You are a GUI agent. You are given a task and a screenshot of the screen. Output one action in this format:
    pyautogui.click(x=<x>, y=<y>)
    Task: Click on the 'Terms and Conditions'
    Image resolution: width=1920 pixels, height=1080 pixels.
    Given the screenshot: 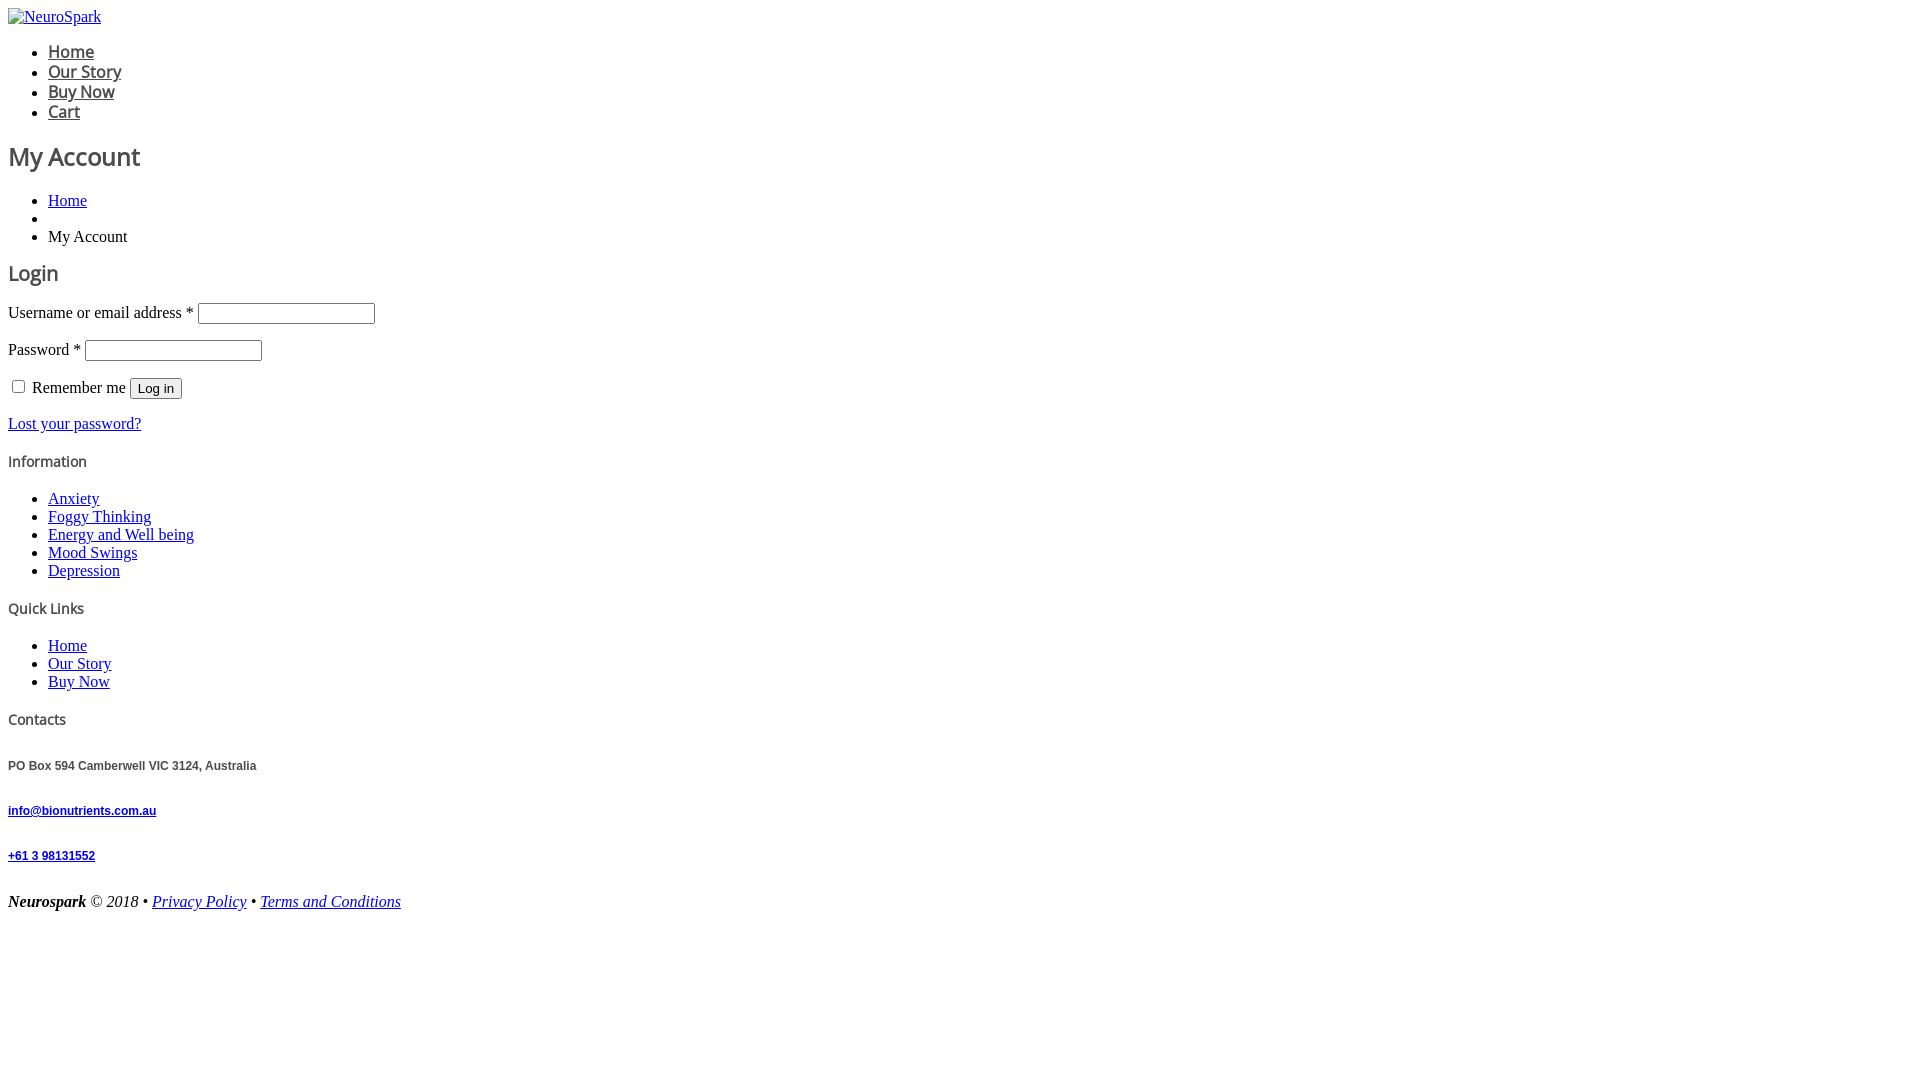 What is the action you would take?
    pyautogui.click(x=330, y=901)
    